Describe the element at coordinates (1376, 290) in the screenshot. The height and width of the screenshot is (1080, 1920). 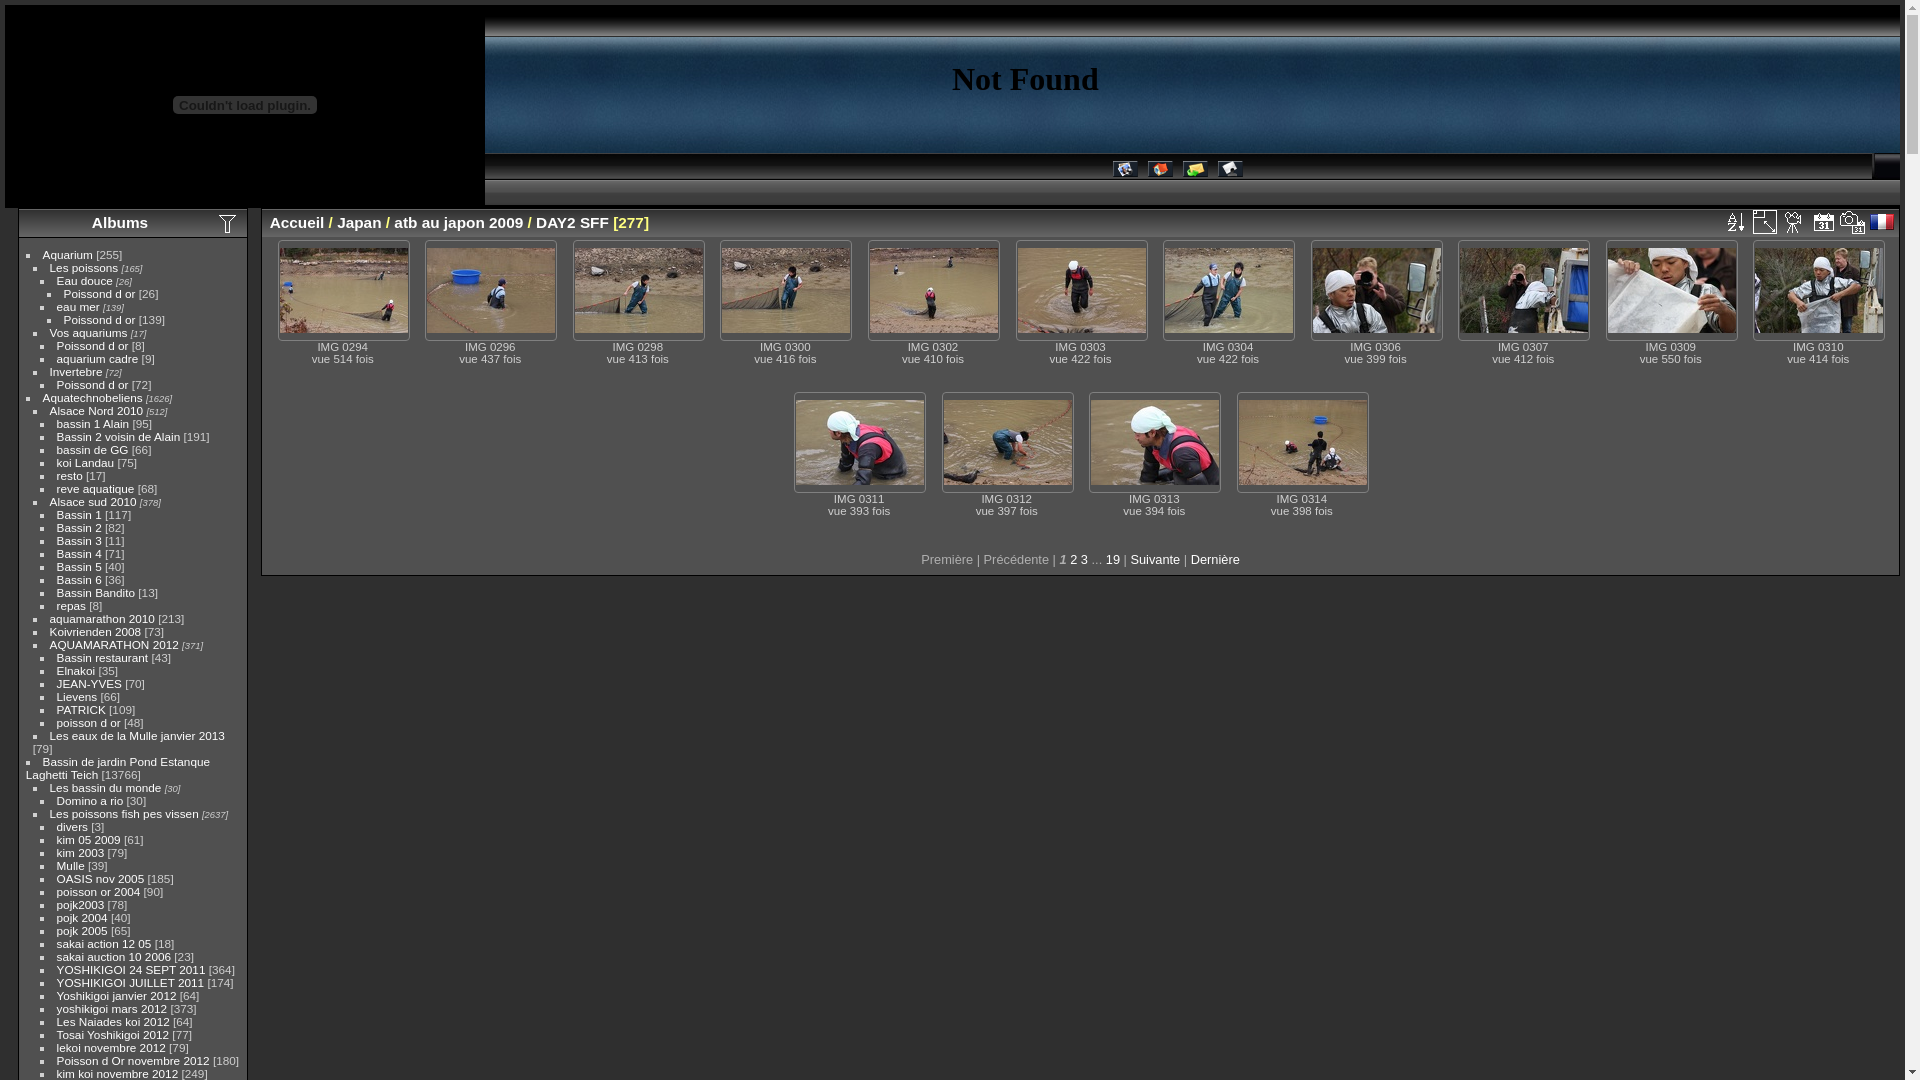
I see `'IMG 0306 (399 visites)'` at that location.